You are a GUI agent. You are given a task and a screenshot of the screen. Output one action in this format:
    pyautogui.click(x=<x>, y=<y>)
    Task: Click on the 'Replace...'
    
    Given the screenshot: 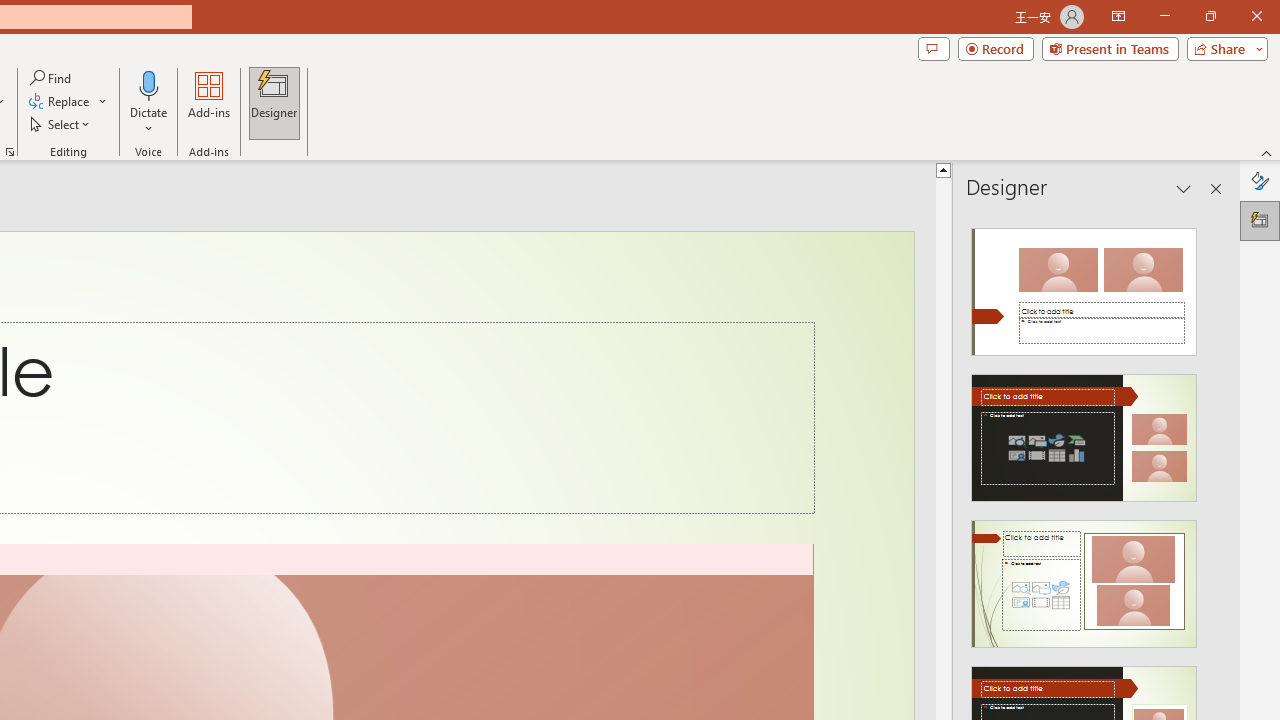 What is the action you would take?
    pyautogui.click(x=60, y=101)
    